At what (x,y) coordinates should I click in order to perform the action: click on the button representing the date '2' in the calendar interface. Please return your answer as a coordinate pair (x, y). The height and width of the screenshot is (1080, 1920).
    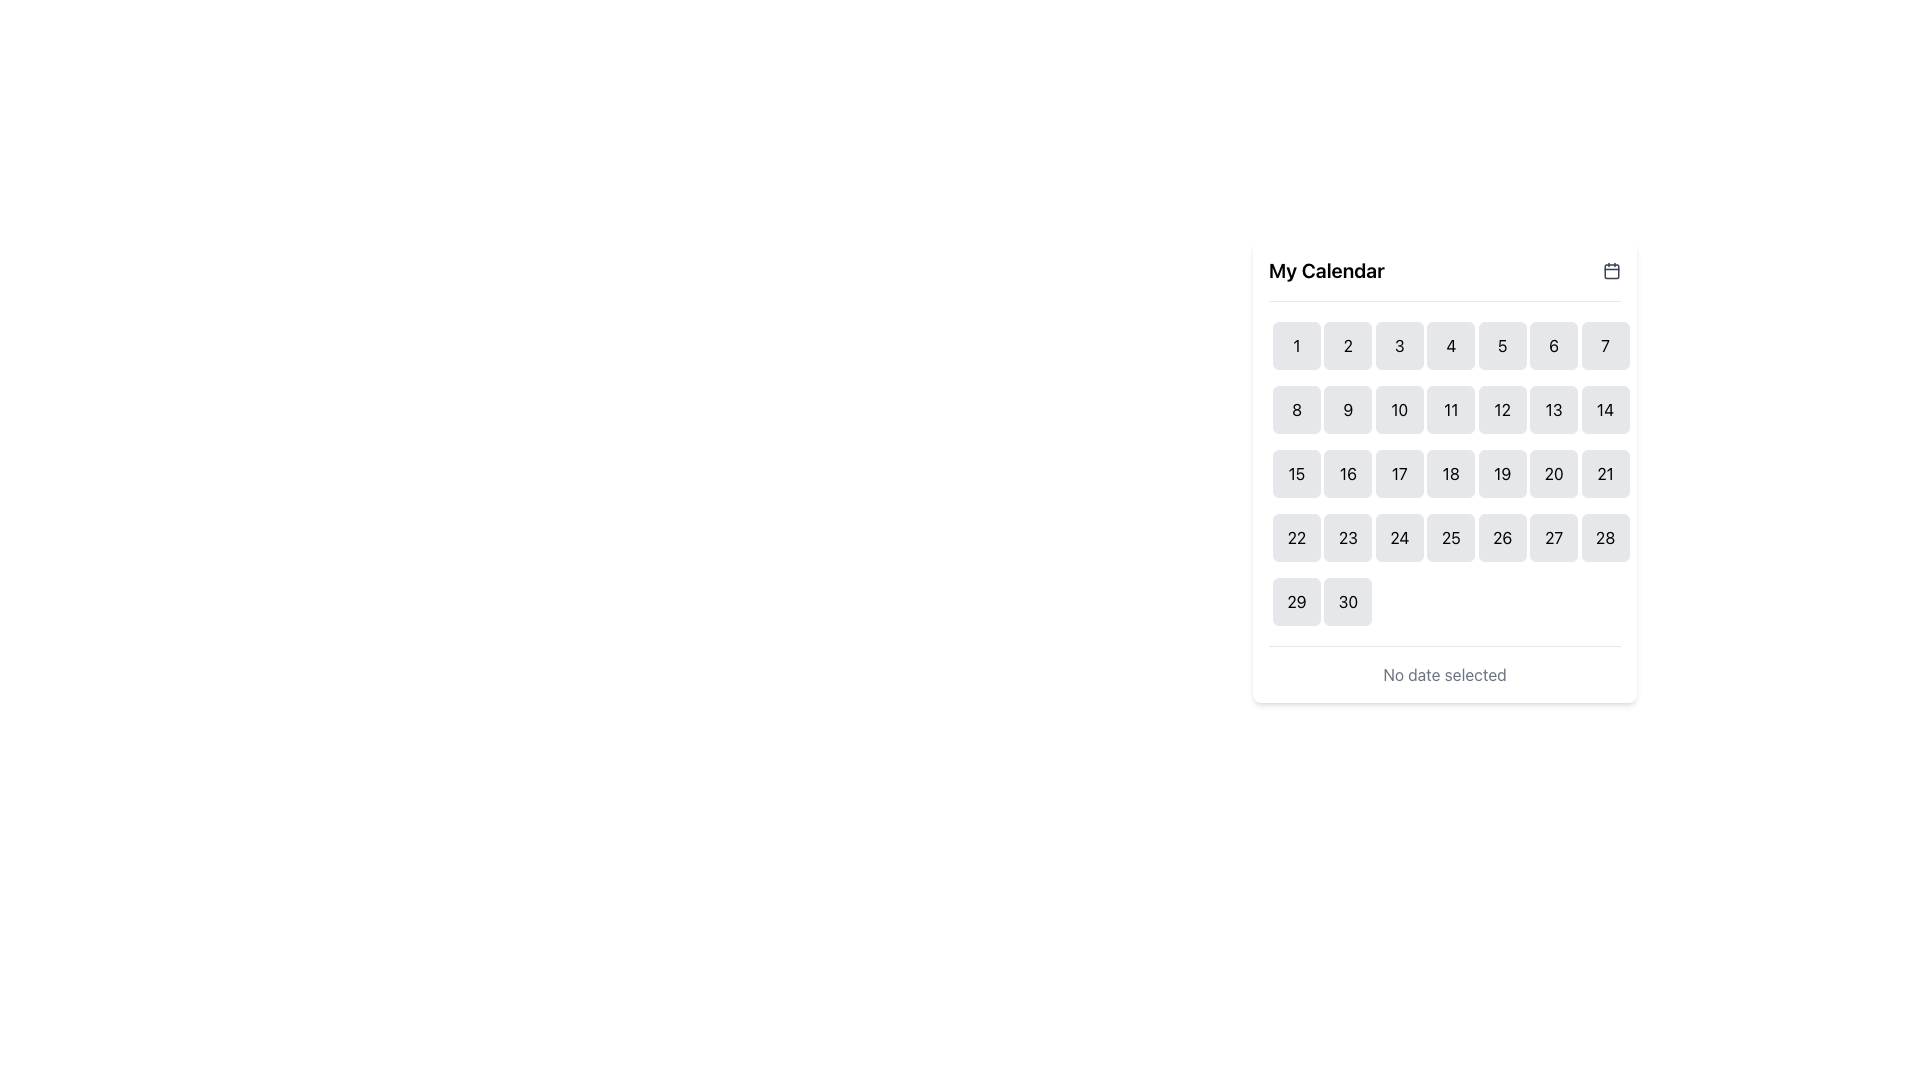
    Looking at the image, I should click on (1348, 345).